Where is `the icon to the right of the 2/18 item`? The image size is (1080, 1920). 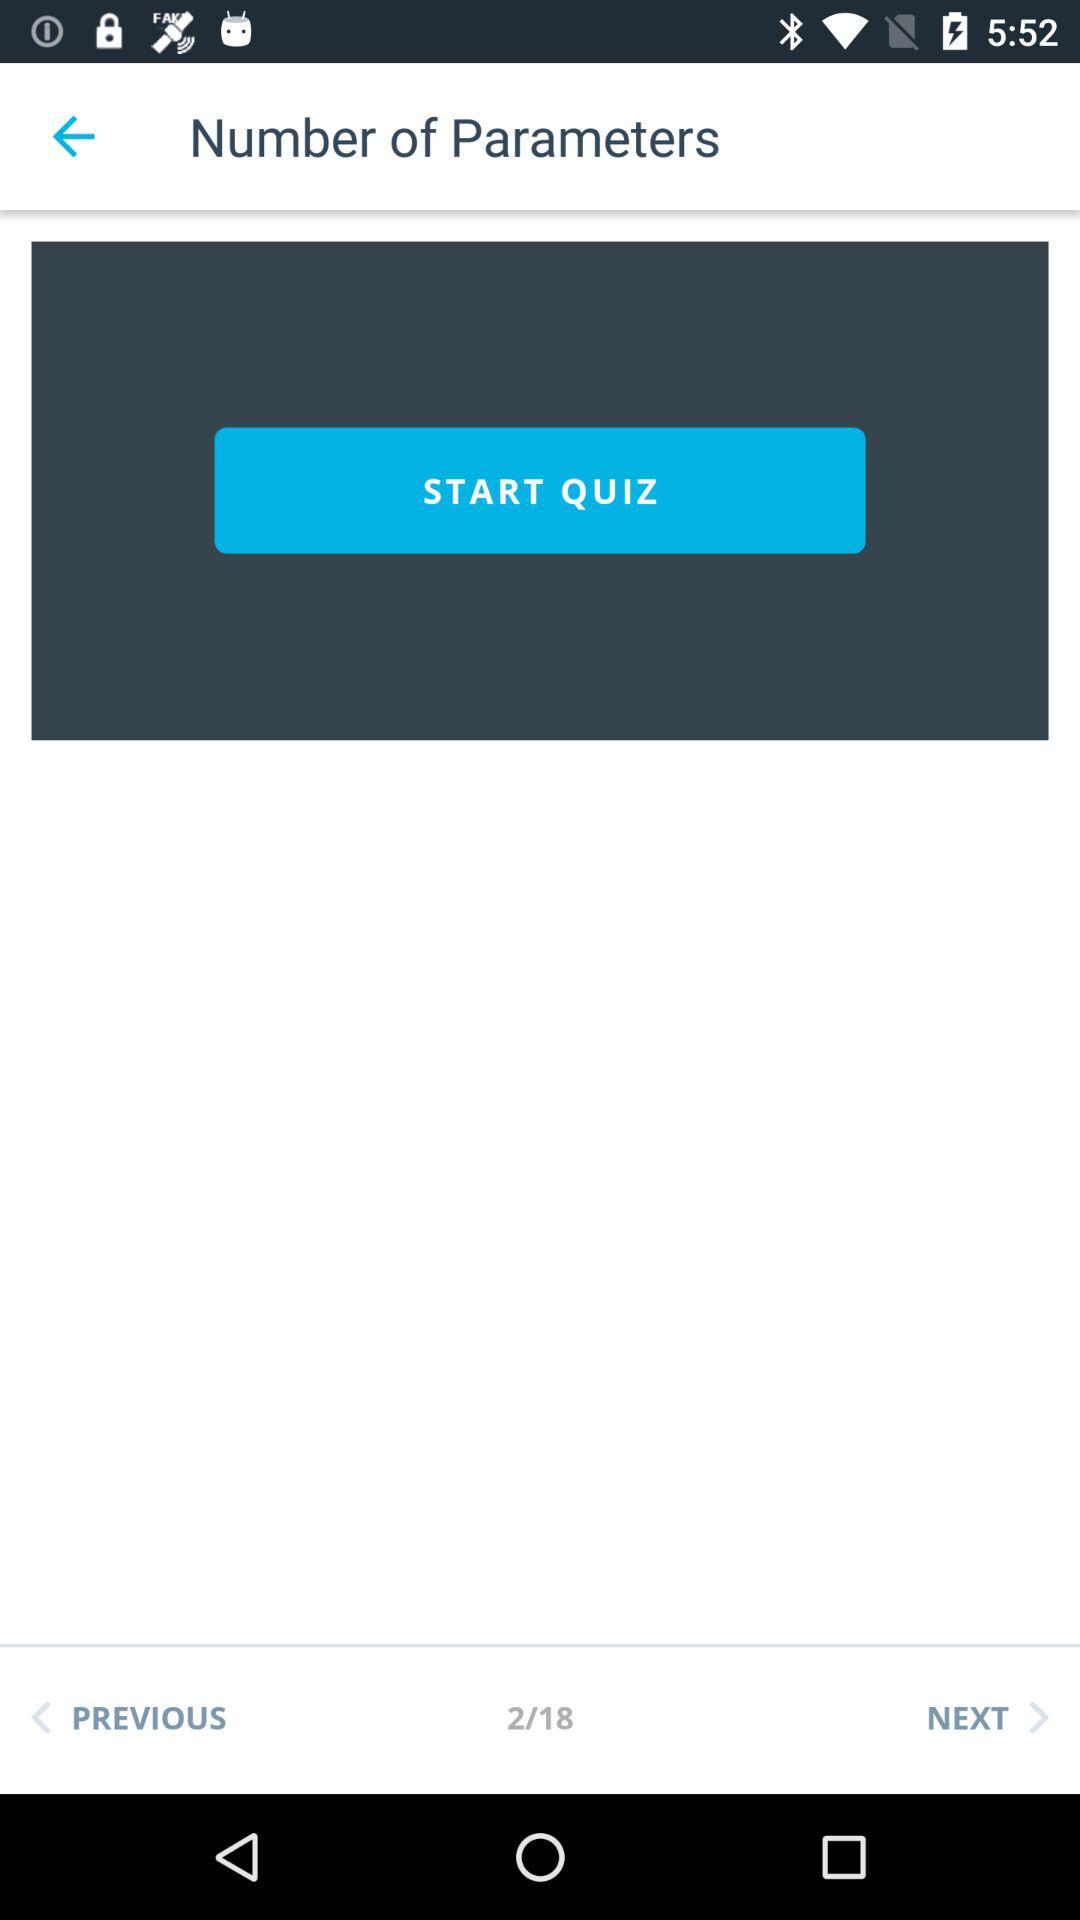
the icon to the right of the 2/18 item is located at coordinates (986, 1716).